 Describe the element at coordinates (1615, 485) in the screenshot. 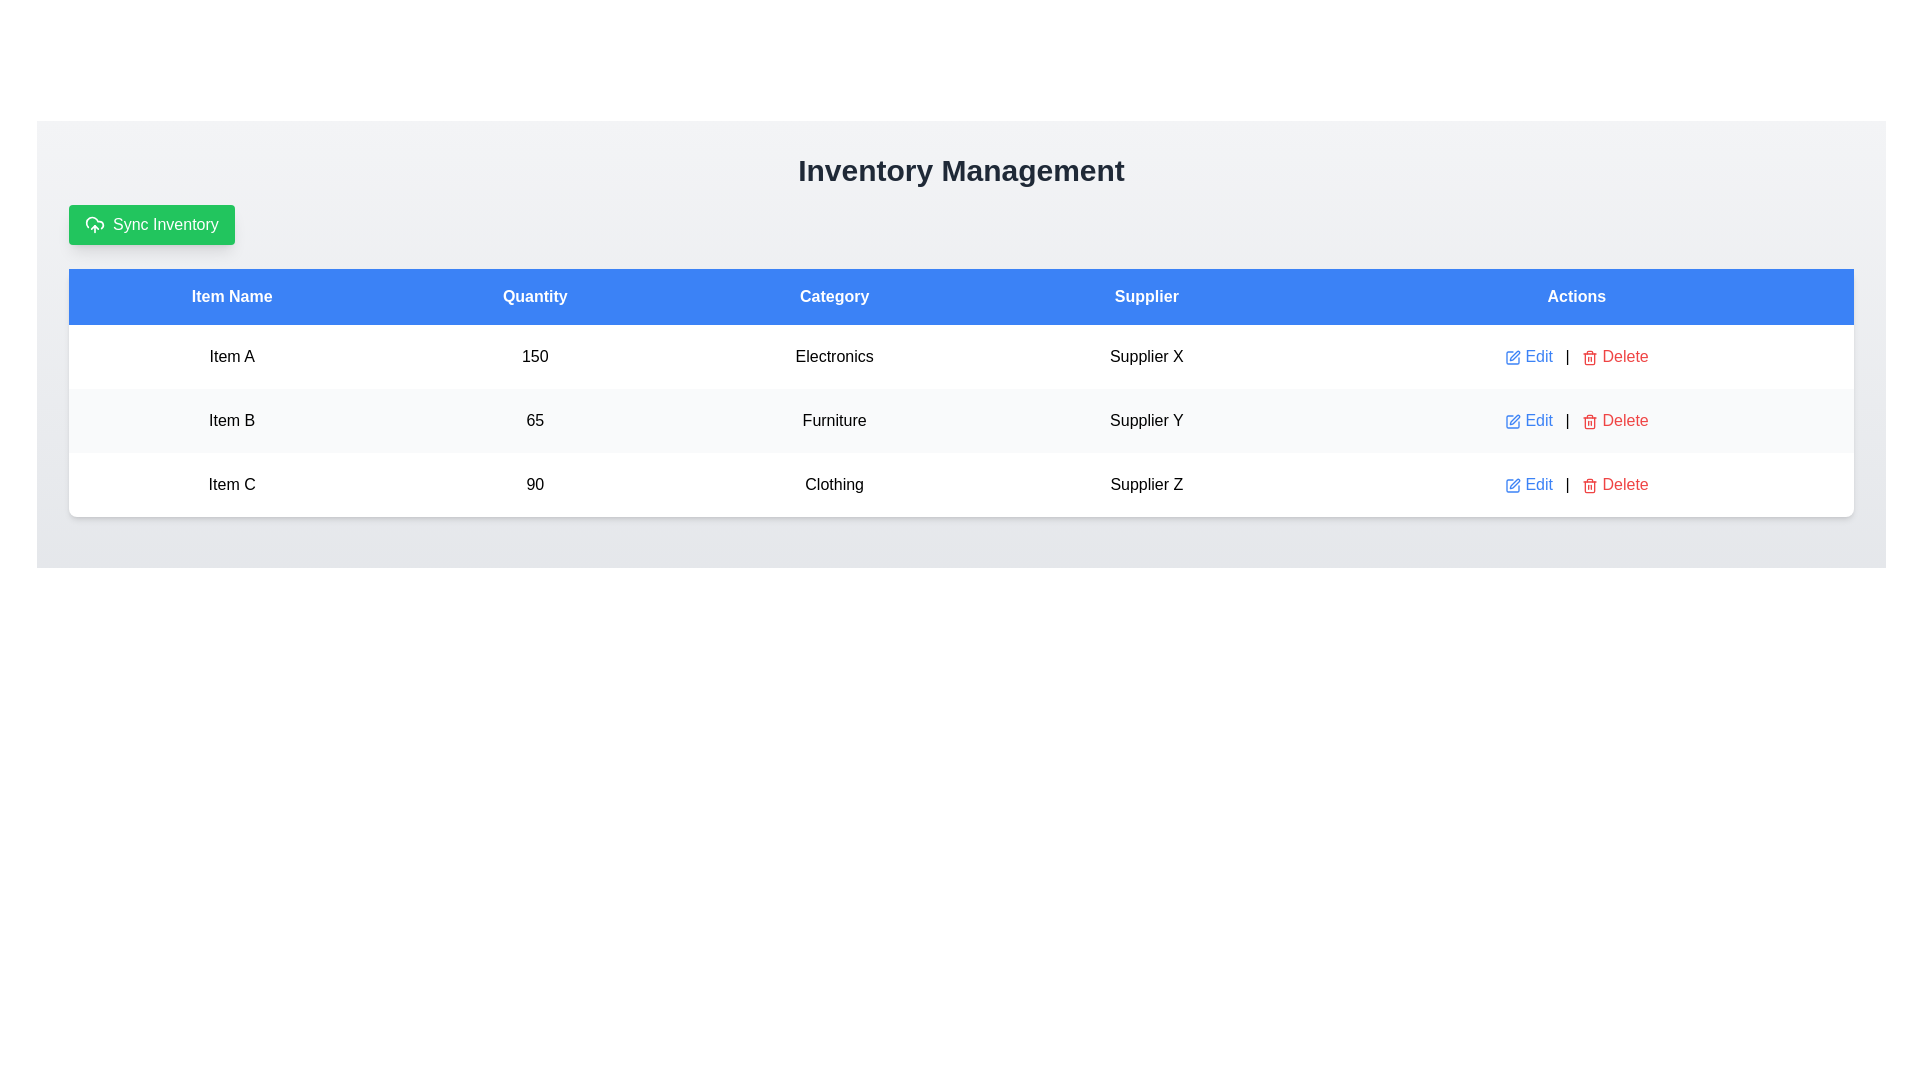

I see `the delete link with an associated icon` at that location.